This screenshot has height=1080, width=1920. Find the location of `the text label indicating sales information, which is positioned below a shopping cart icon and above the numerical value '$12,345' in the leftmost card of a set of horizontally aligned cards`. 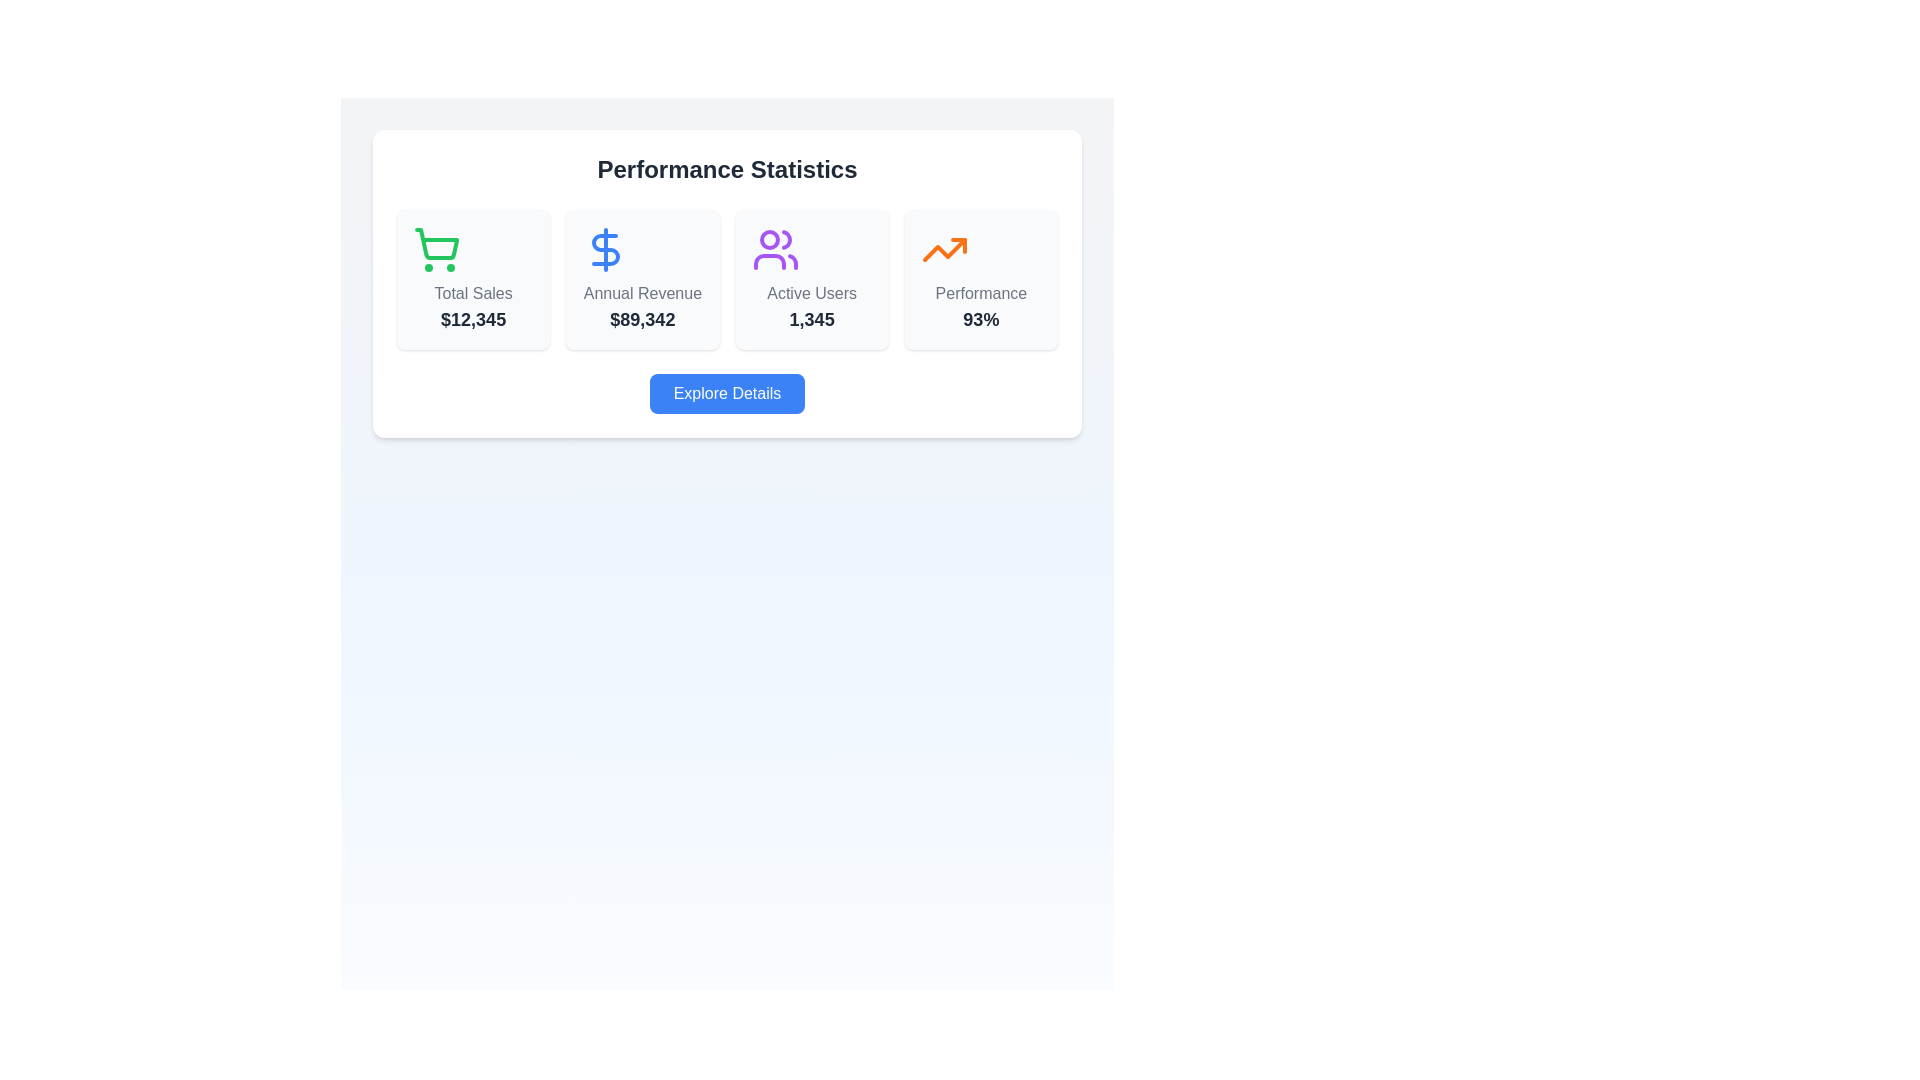

the text label indicating sales information, which is positioned below a shopping cart icon and above the numerical value '$12,345' in the leftmost card of a set of horizontally aligned cards is located at coordinates (472, 293).